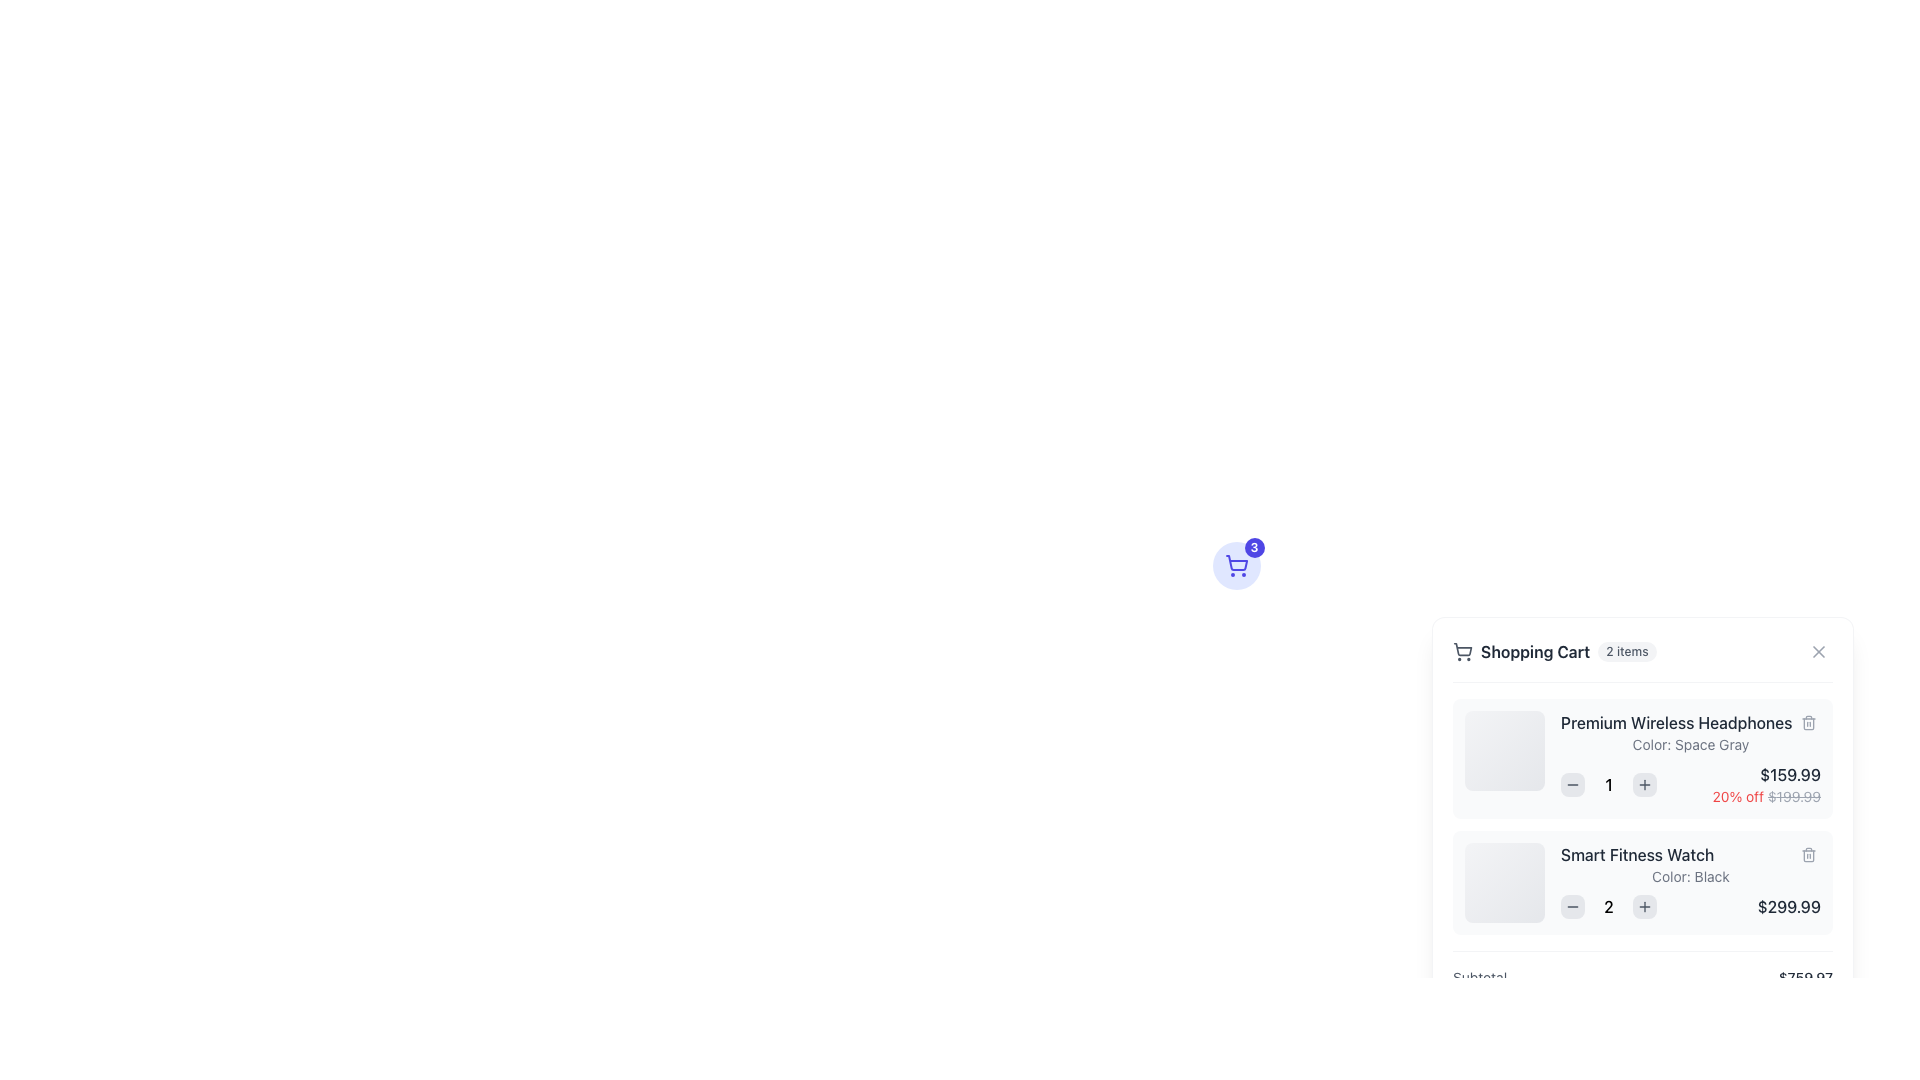  Describe the element at coordinates (1637, 855) in the screenshot. I see `the Text label displaying 'Smart Fitness Watch' in a shopping cart interface, which is styled in a medium-sized, slightly bold grayish-black font` at that location.